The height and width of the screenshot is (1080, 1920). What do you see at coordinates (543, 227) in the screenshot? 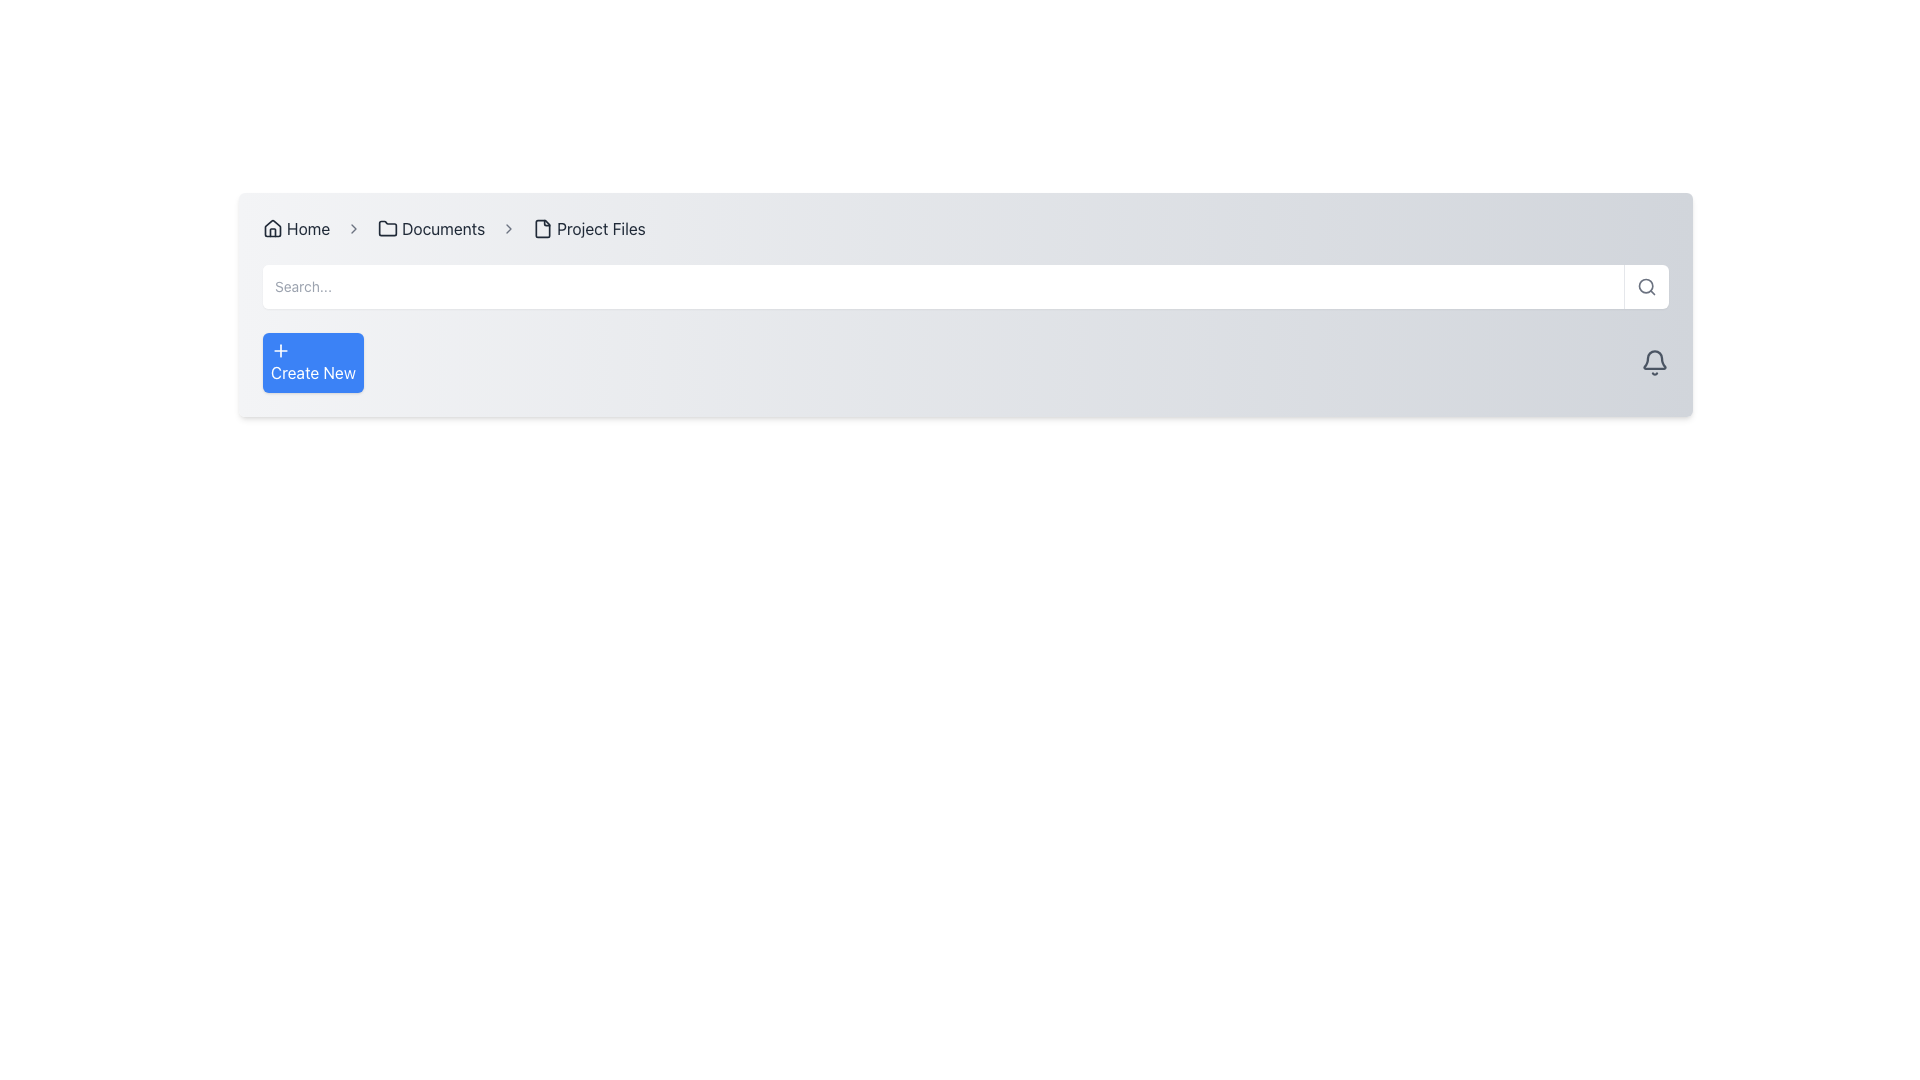
I see `the icon resembling a file or document in the breadcrumb navigation bar, positioned immediately before the text 'Project Files'` at bounding box center [543, 227].